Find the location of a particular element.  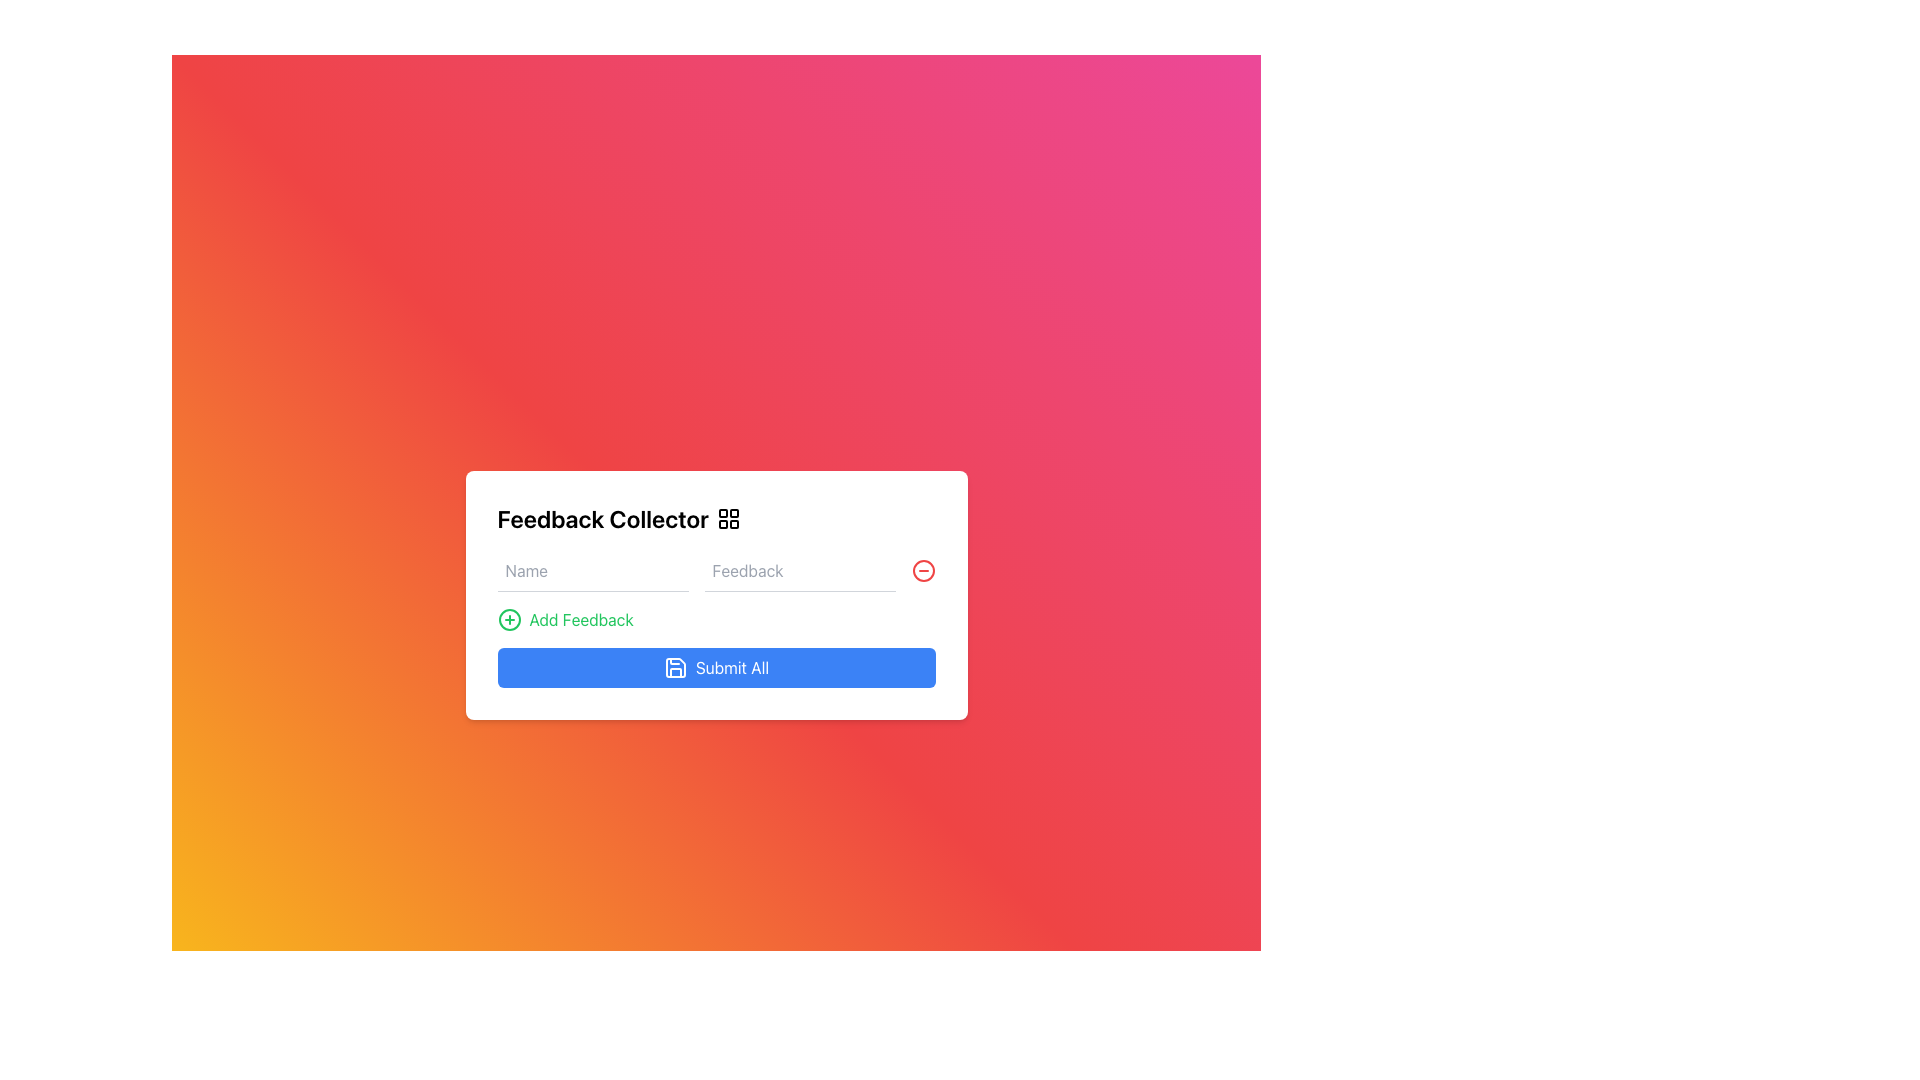

the 'Add Feedback' button located in the 'Feedback Collector' form, positioned under the 'Name' and 'Feedback' input fields and above the 'Submit All' button is located at coordinates (564, 618).